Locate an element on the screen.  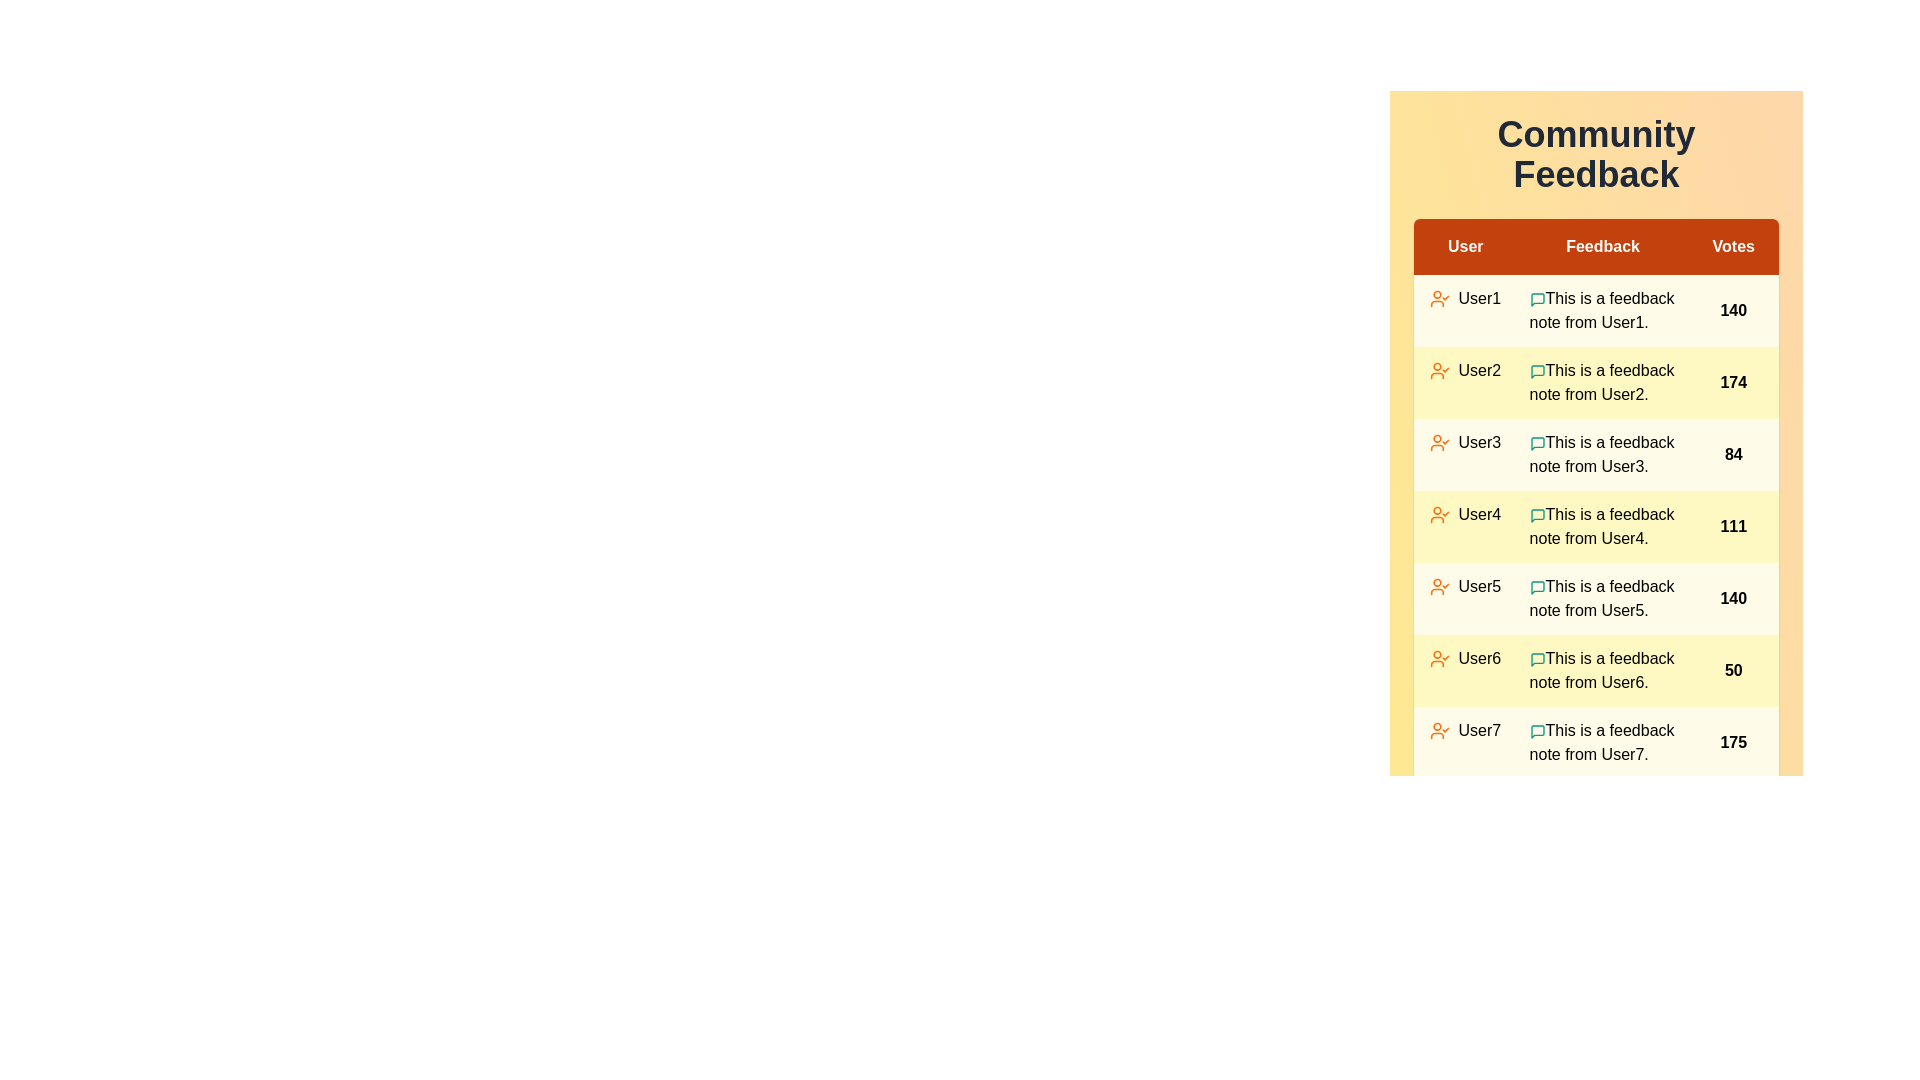
the user icon corresponding to User5 to view their details is located at coordinates (1440, 585).